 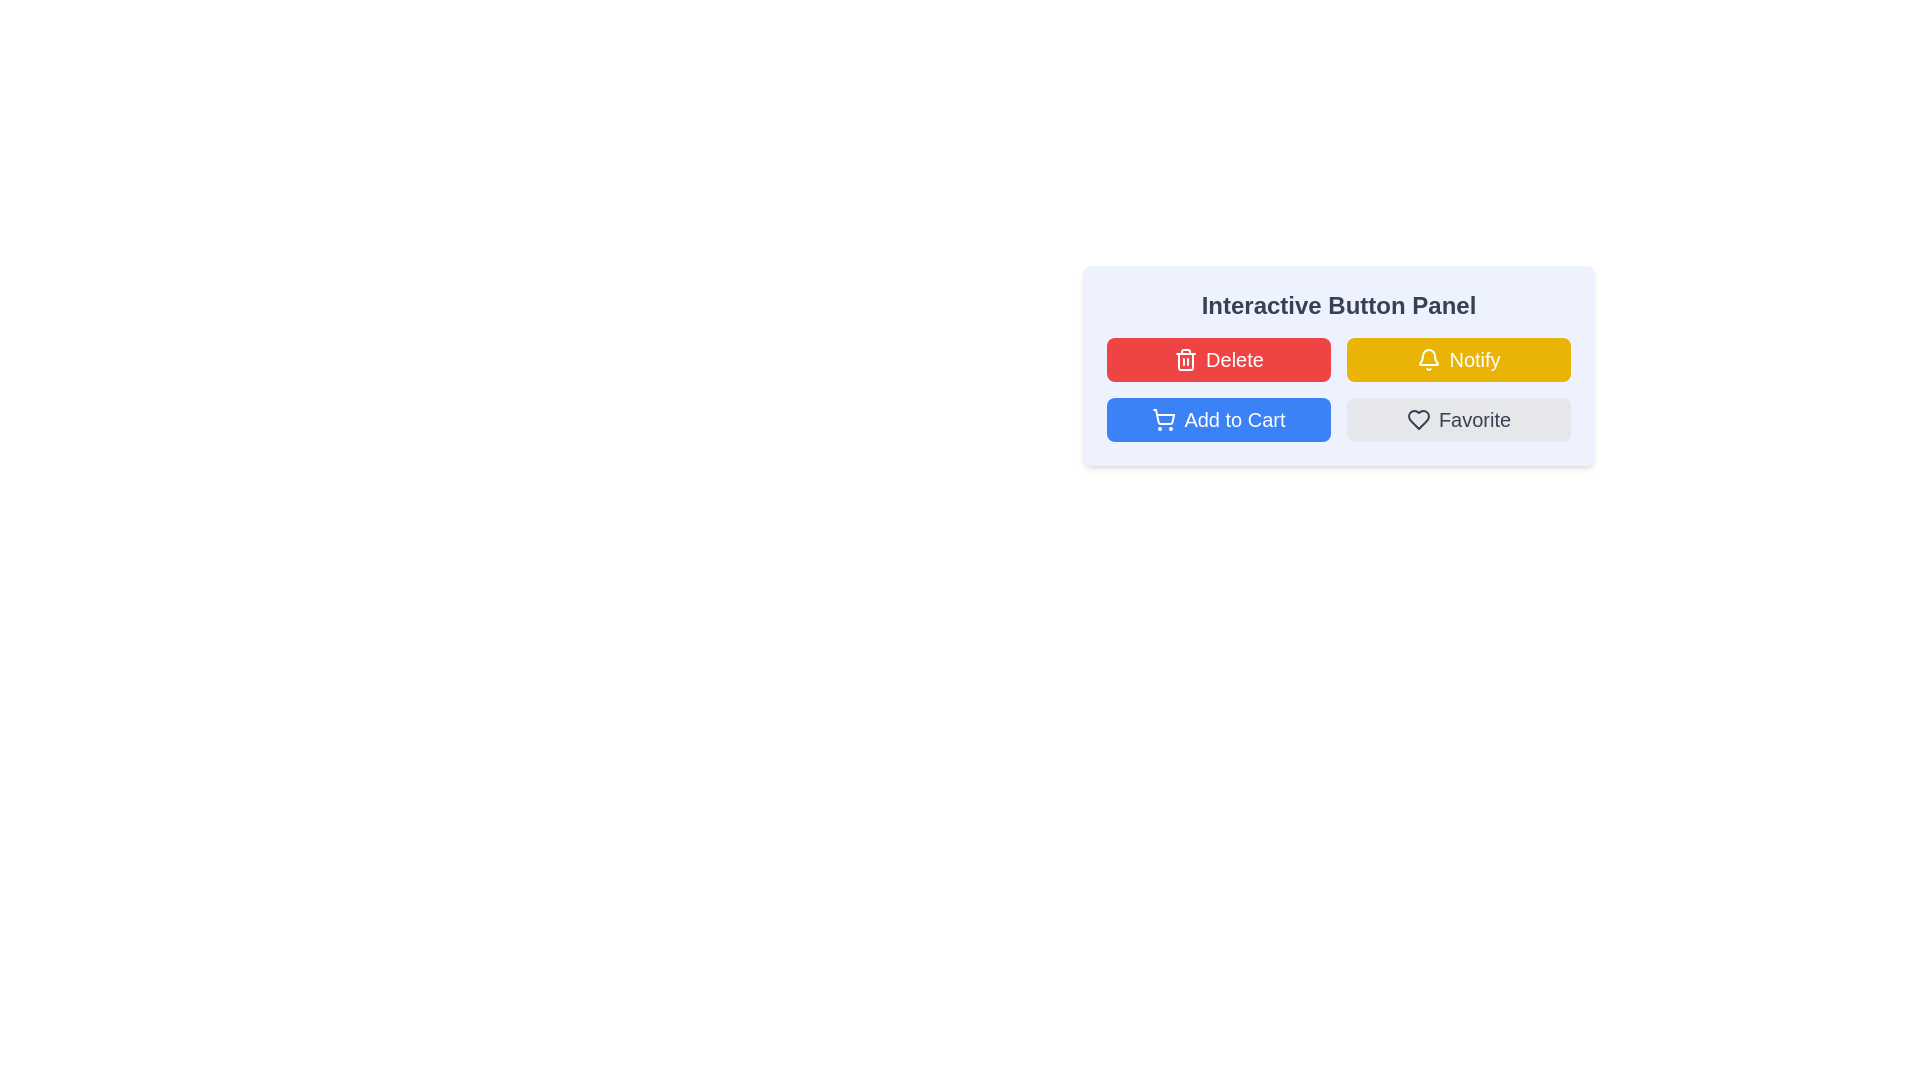 I want to click on the text label for the 'Favorite' button, which is positioned to the right of a heart icon in a horizontal button group, so click(x=1474, y=419).